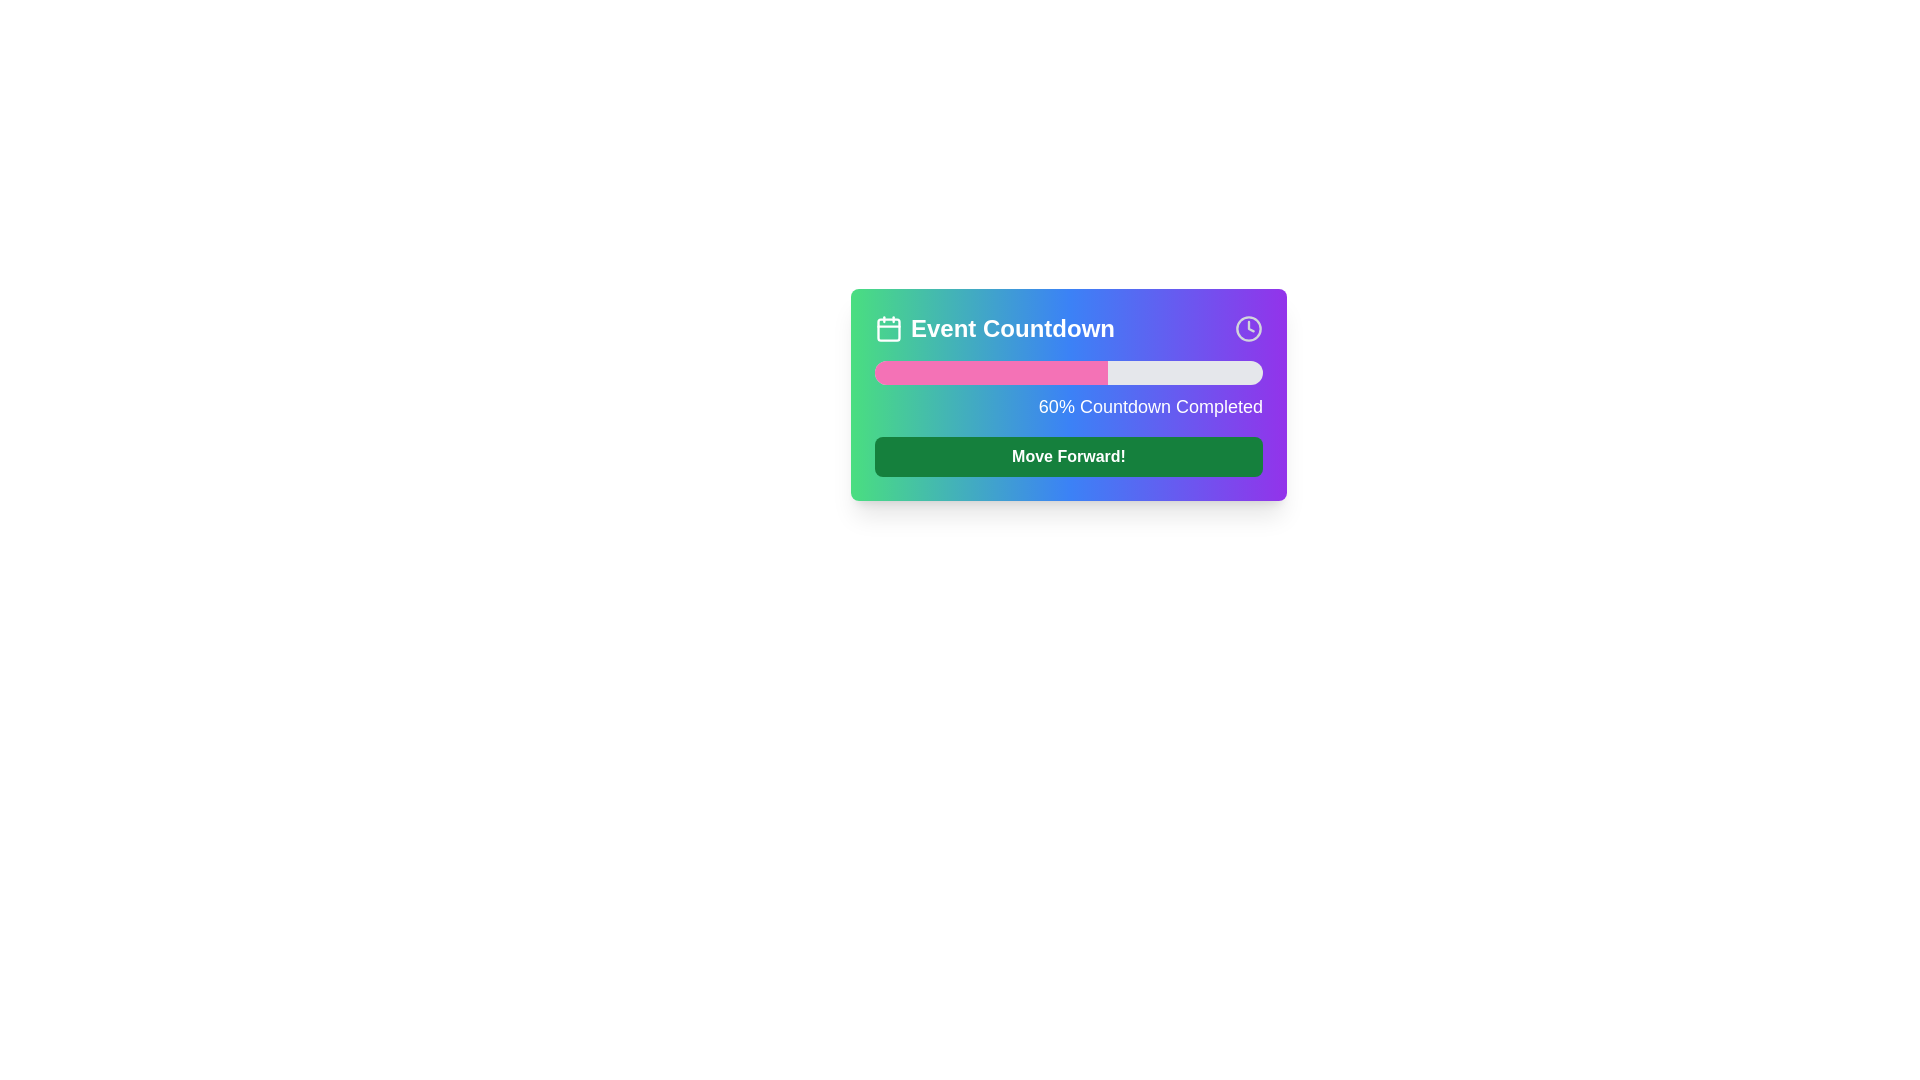 The height and width of the screenshot is (1080, 1920). What do you see at coordinates (887, 329) in the screenshot?
I see `the green rectangular calendar icon element located to the left of the 'Event Countdown' text, which has rounded corners and no visible text` at bounding box center [887, 329].